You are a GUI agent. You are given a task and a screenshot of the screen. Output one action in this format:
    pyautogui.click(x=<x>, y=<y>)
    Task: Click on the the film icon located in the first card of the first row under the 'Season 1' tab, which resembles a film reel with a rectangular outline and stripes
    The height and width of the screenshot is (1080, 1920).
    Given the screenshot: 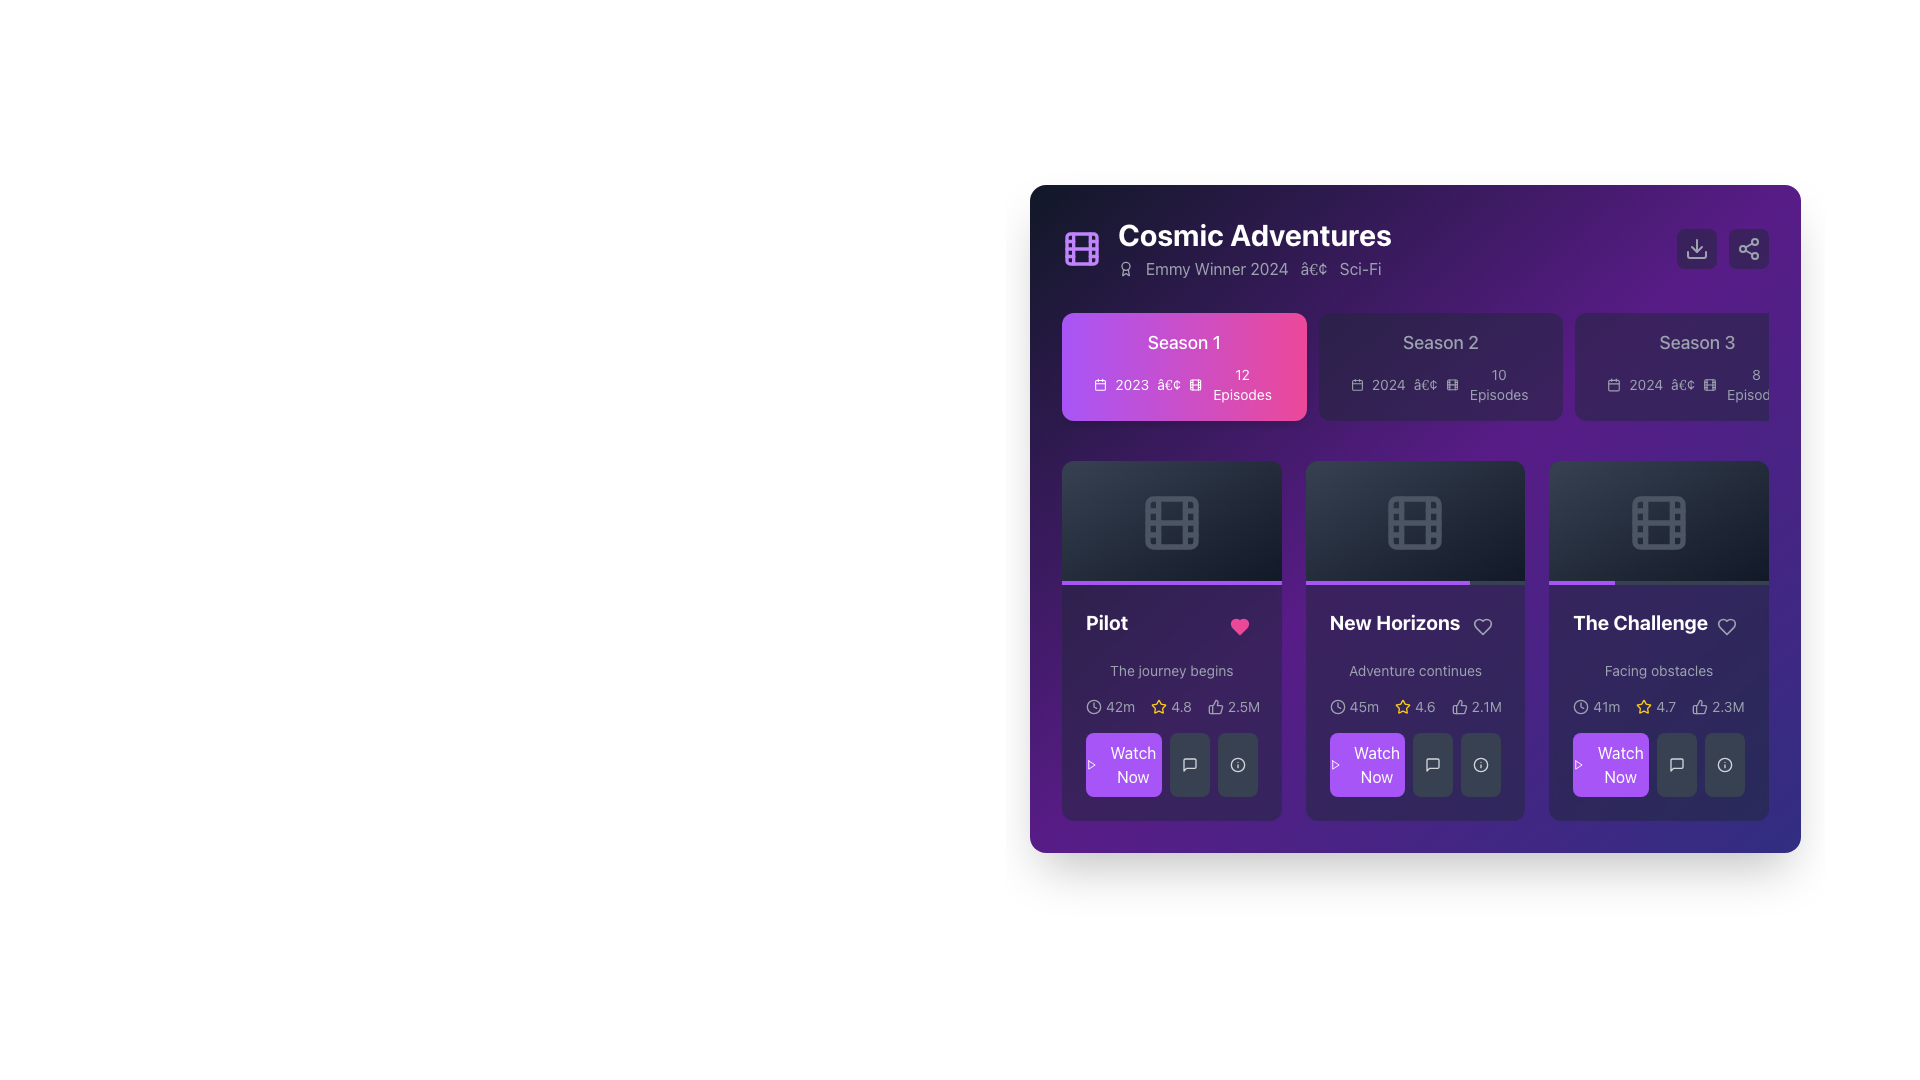 What is the action you would take?
    pyautogui.click(x=1171, y=521)
    